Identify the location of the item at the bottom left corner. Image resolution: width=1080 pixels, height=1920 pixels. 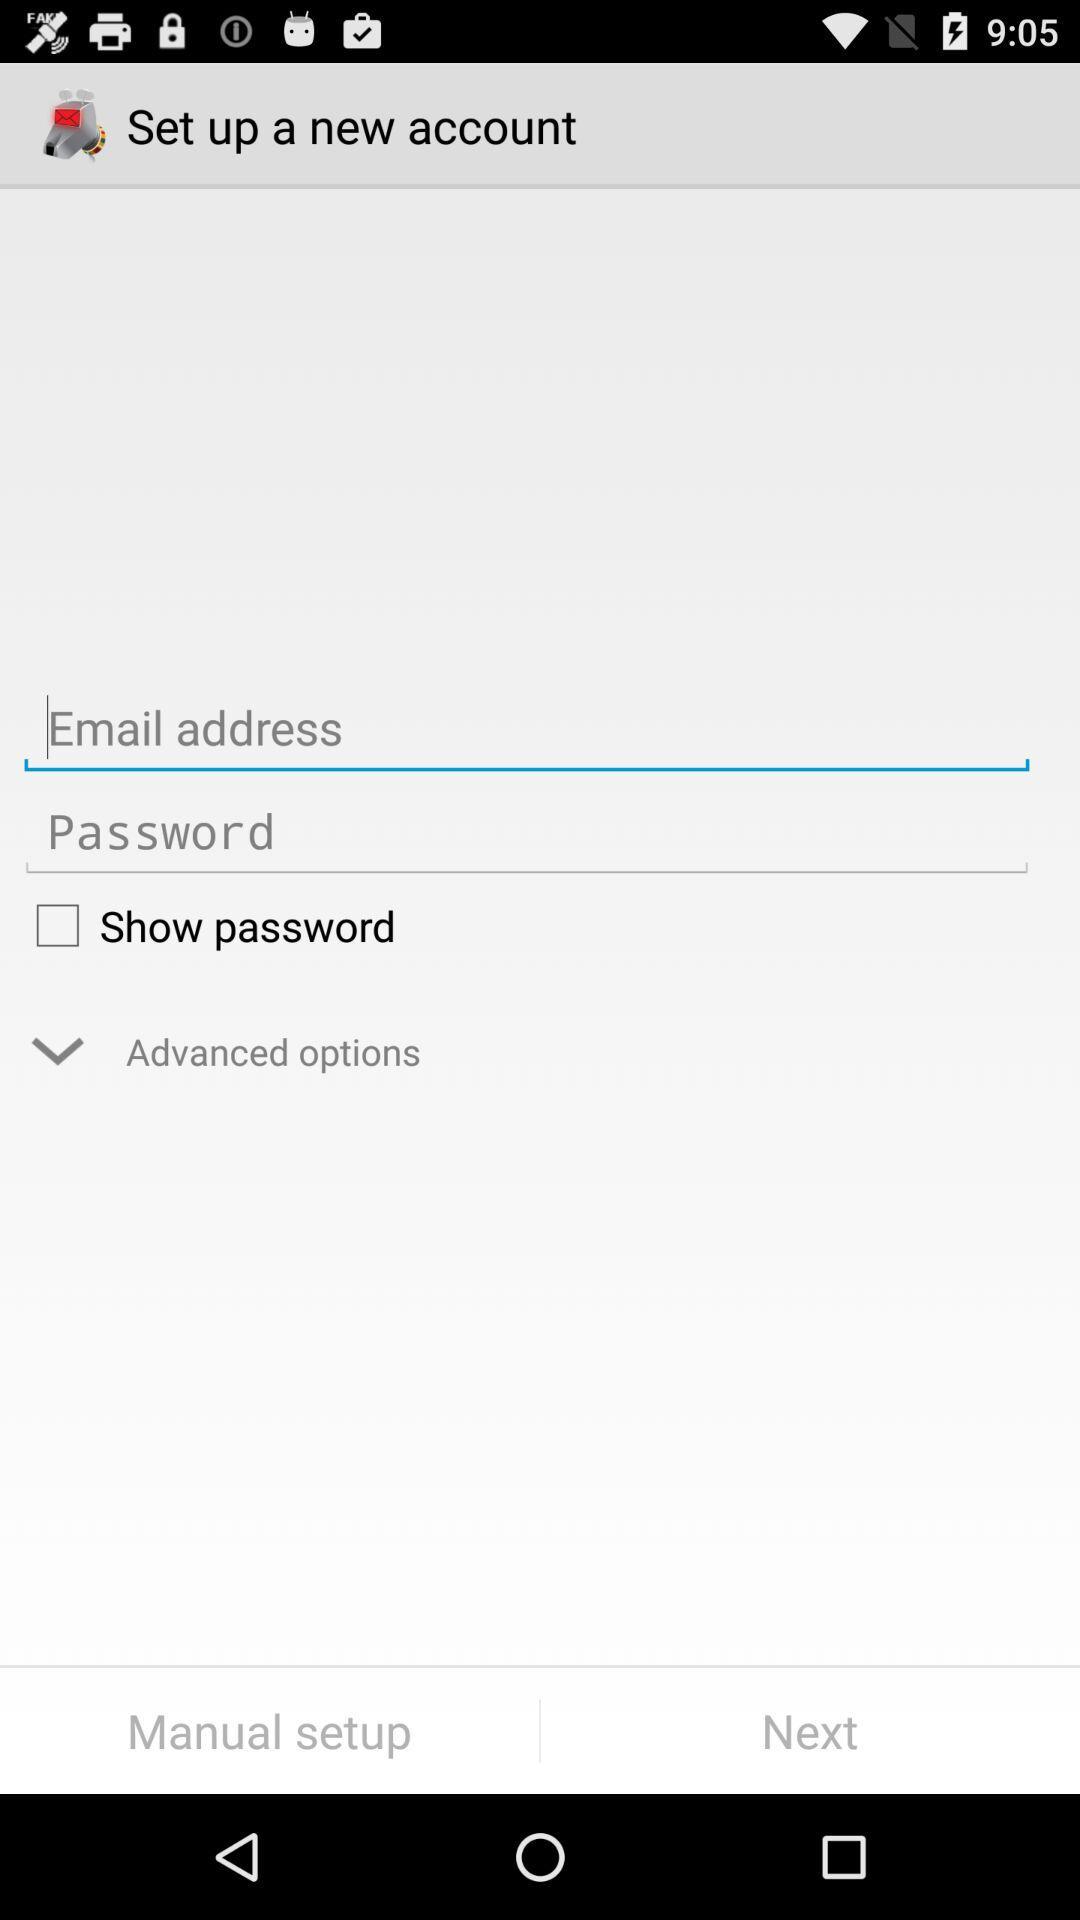
(268, 1730).